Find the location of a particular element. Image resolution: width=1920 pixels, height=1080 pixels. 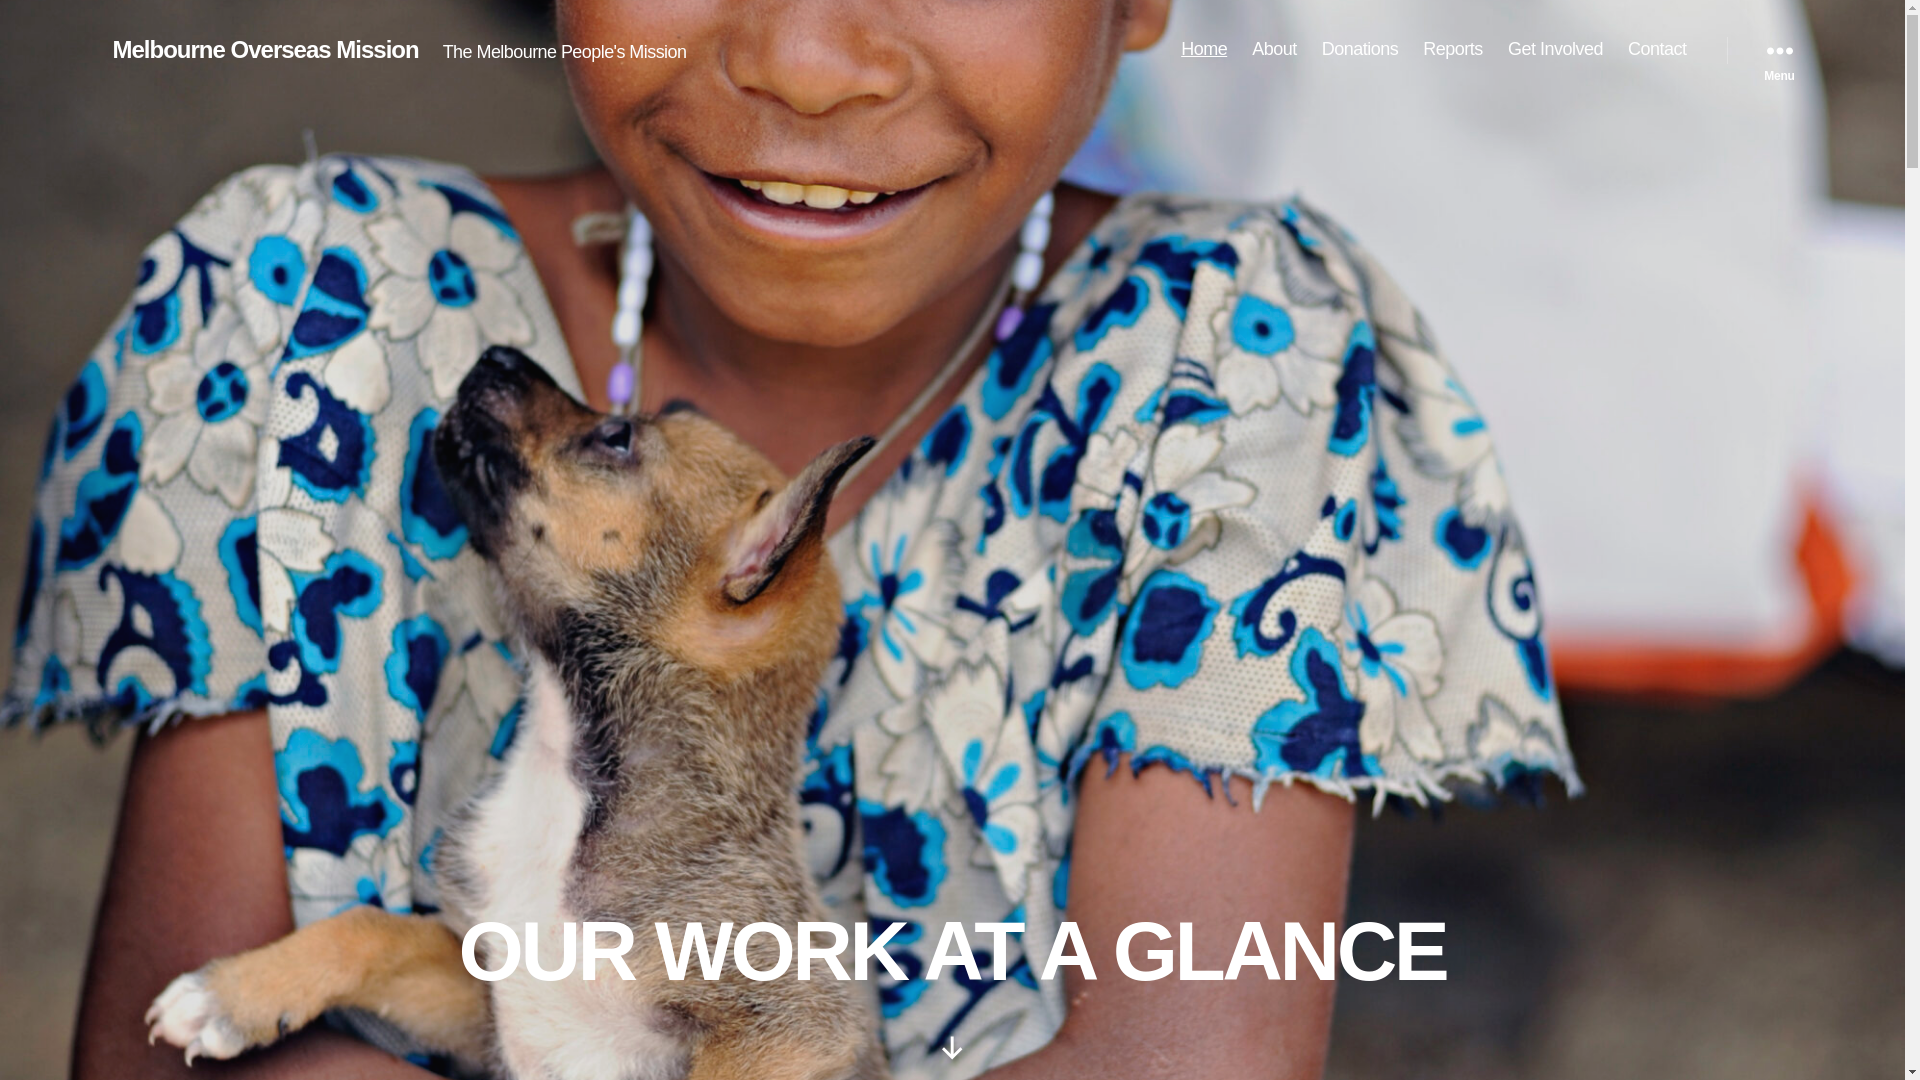

'Melbourne Overseas Mission' is located at coordinates (263, 49).